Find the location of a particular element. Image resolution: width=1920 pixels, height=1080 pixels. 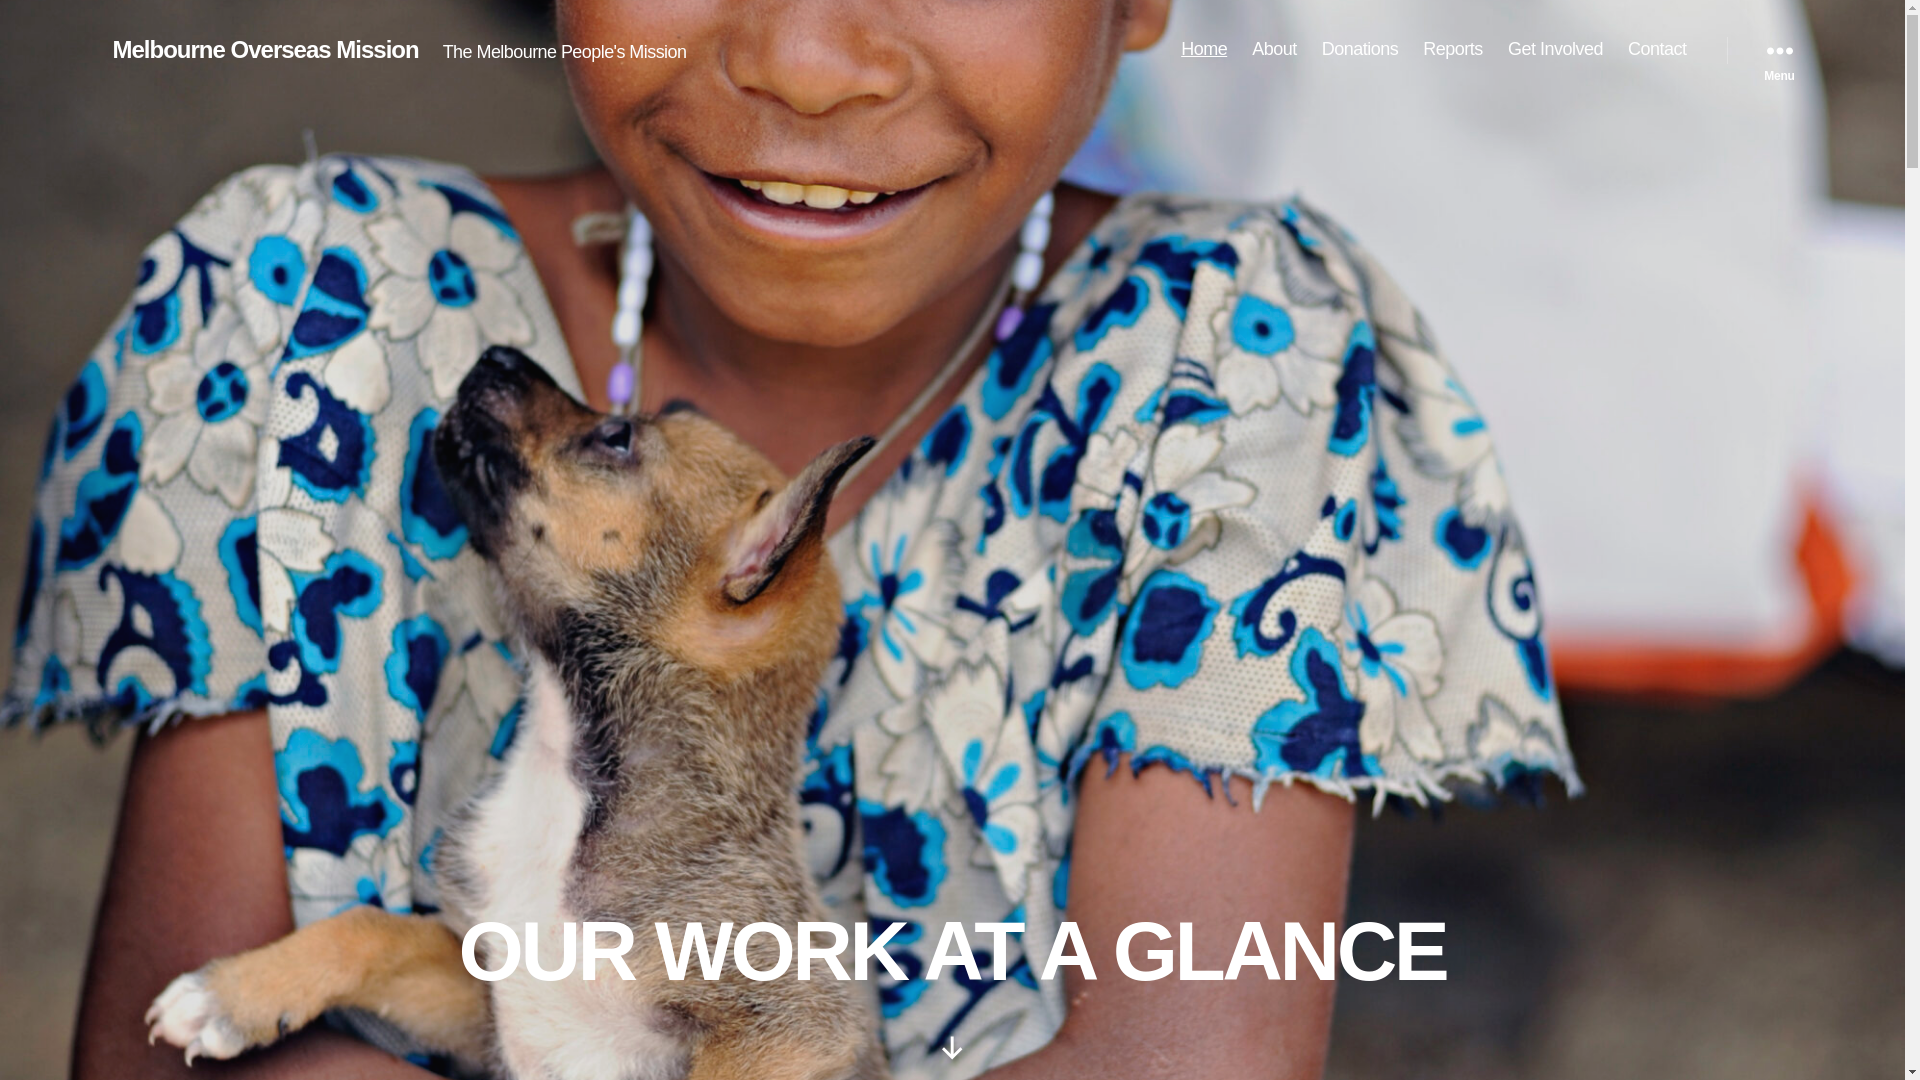

'Melbourne Overseas Mission' is located at coordinates (263, 49).